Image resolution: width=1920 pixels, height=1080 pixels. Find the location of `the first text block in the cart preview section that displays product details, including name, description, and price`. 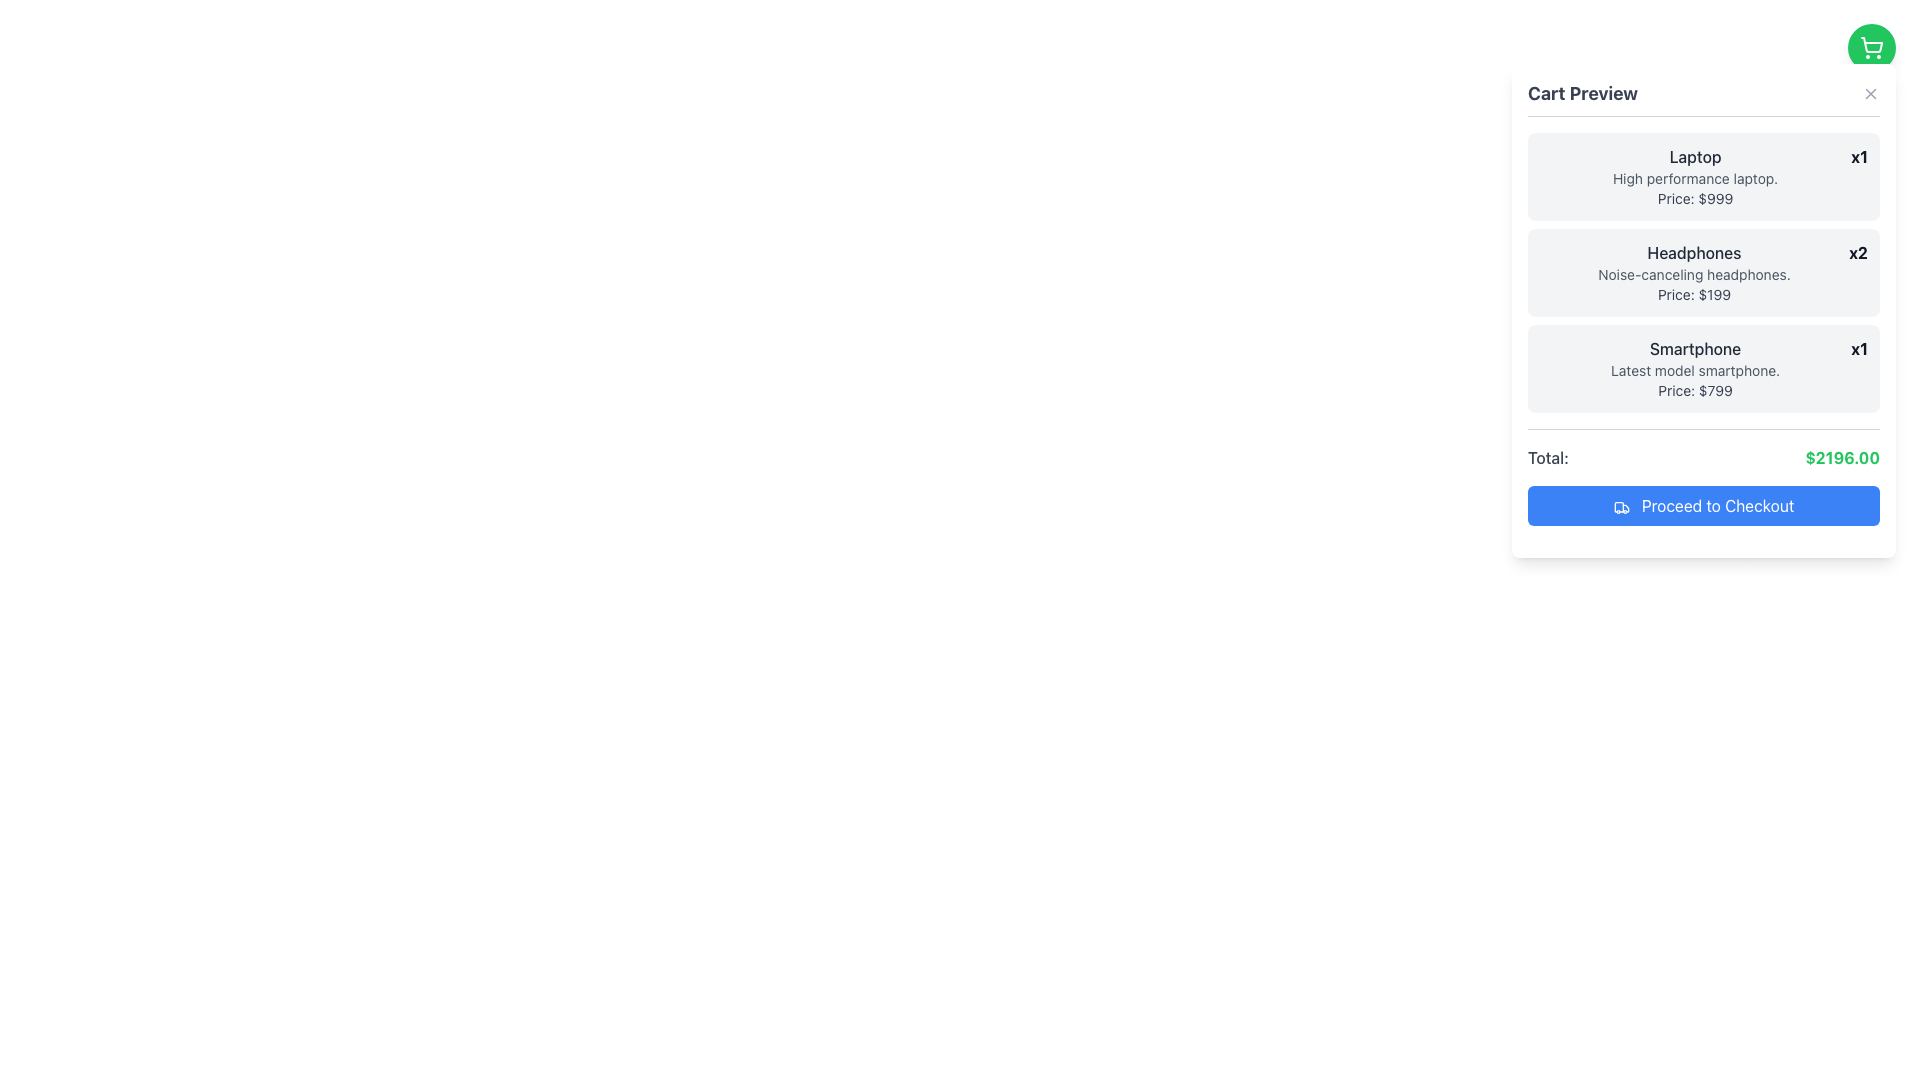

the first text block in the cart preview section that displays product details, including name, description, and price is located at coordinates (1694, 176).